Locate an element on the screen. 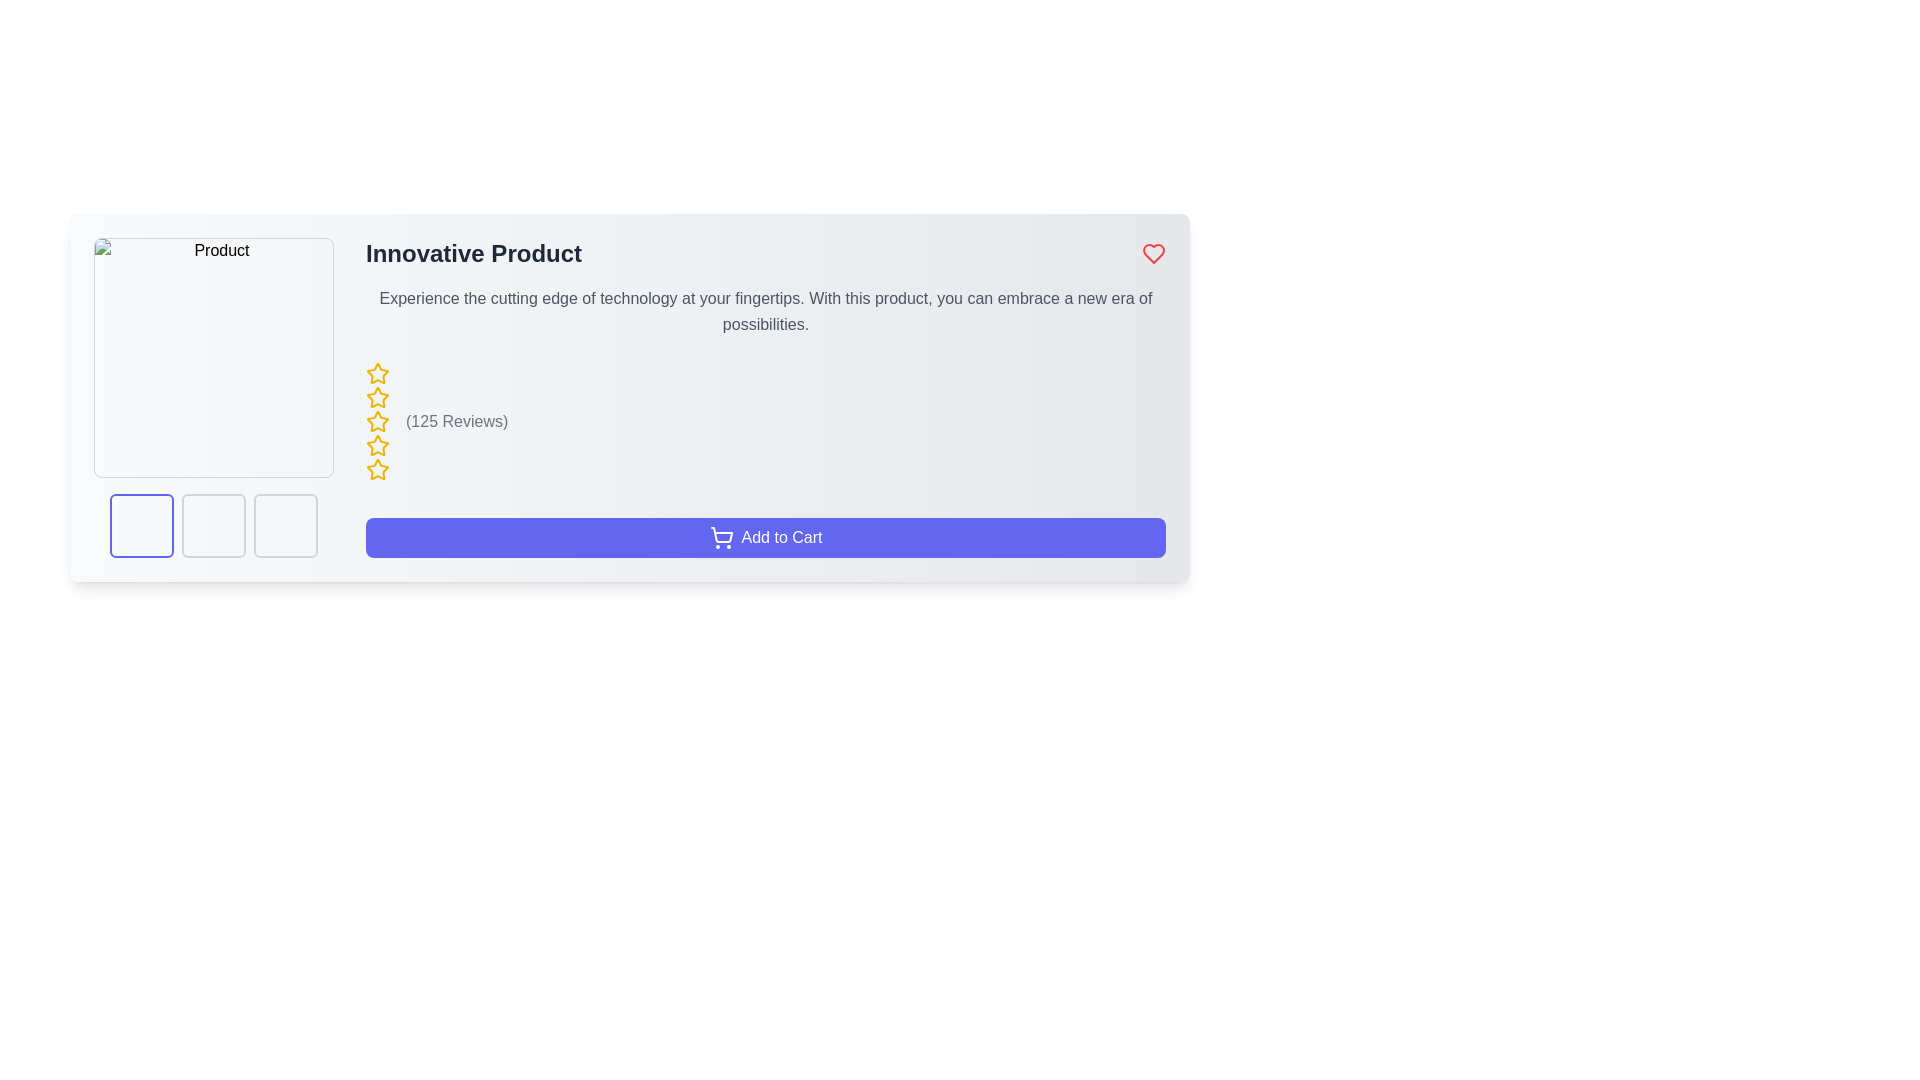 The width and height of the screenshot is (1920, 1080). the text block styled with light gray color, centrally aligned, that starts with 'Experience the cutting edge of technology...' located between the header 'Innovative Product' and the '(125 Reviews)' text block is located at coordinates (765, 312).